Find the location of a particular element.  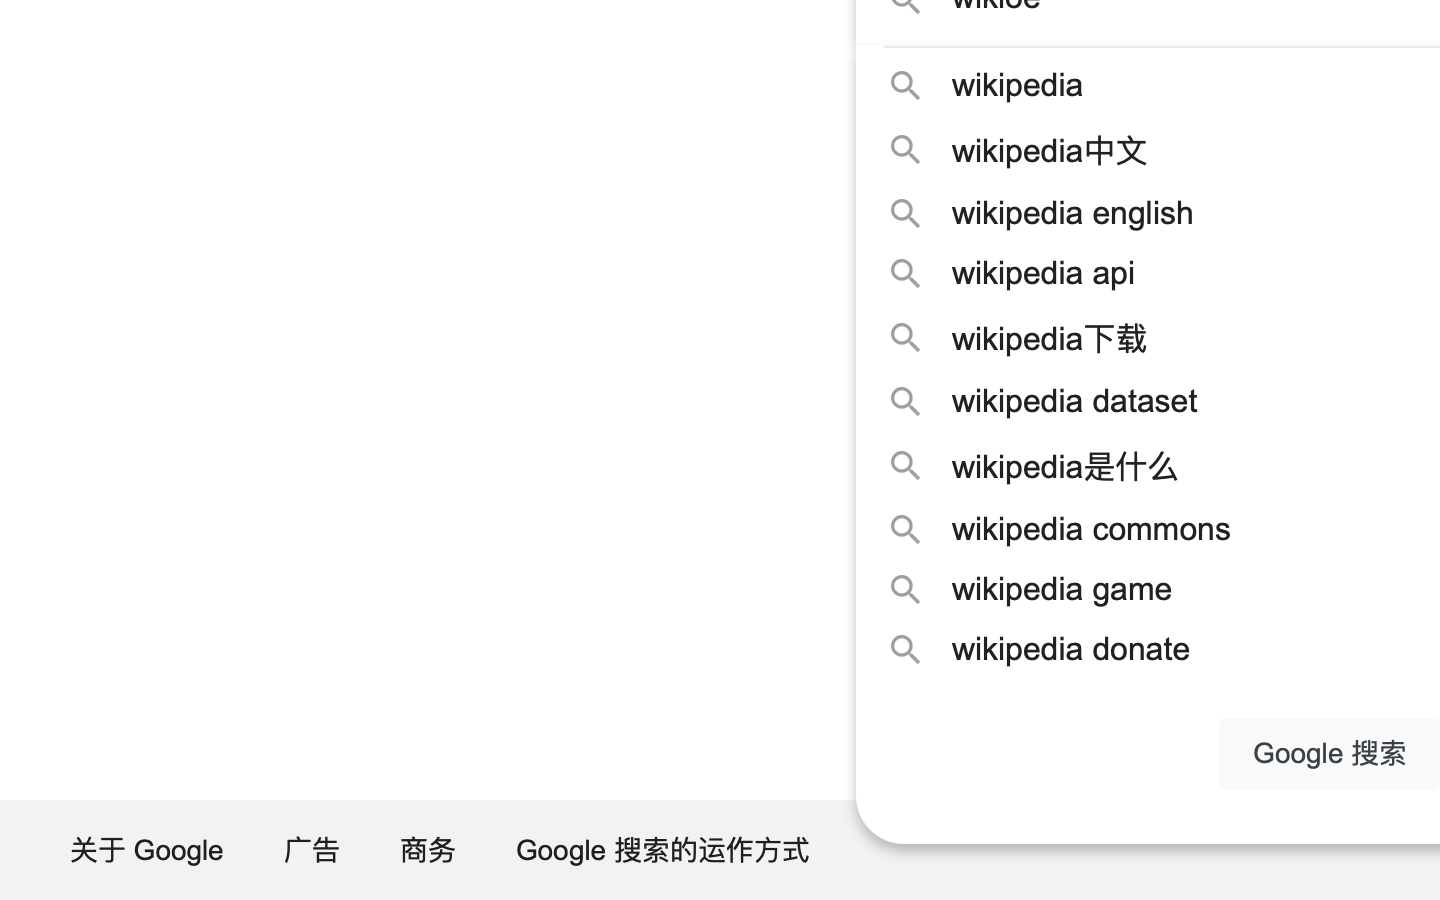

'商务' is located at coordinates (428, 849).